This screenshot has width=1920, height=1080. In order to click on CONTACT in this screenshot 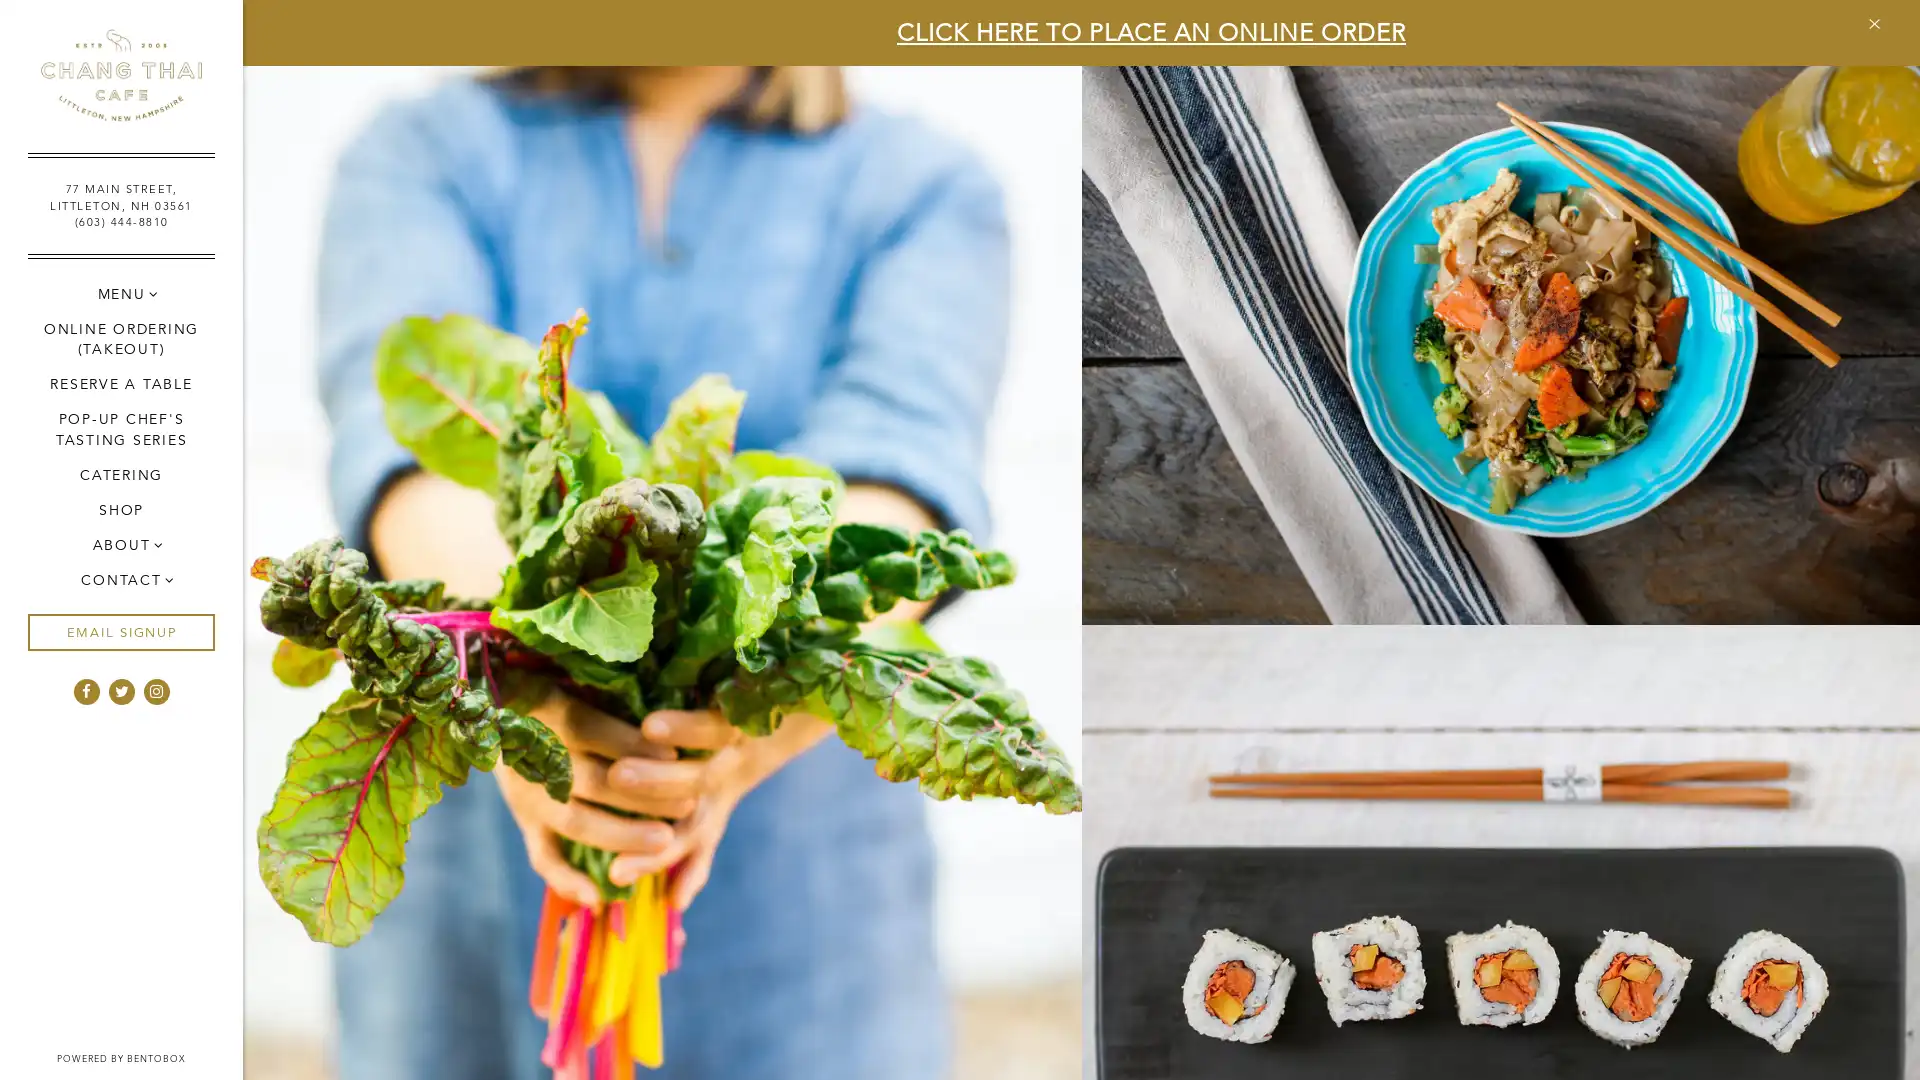, I will do `click(119, 579)`.